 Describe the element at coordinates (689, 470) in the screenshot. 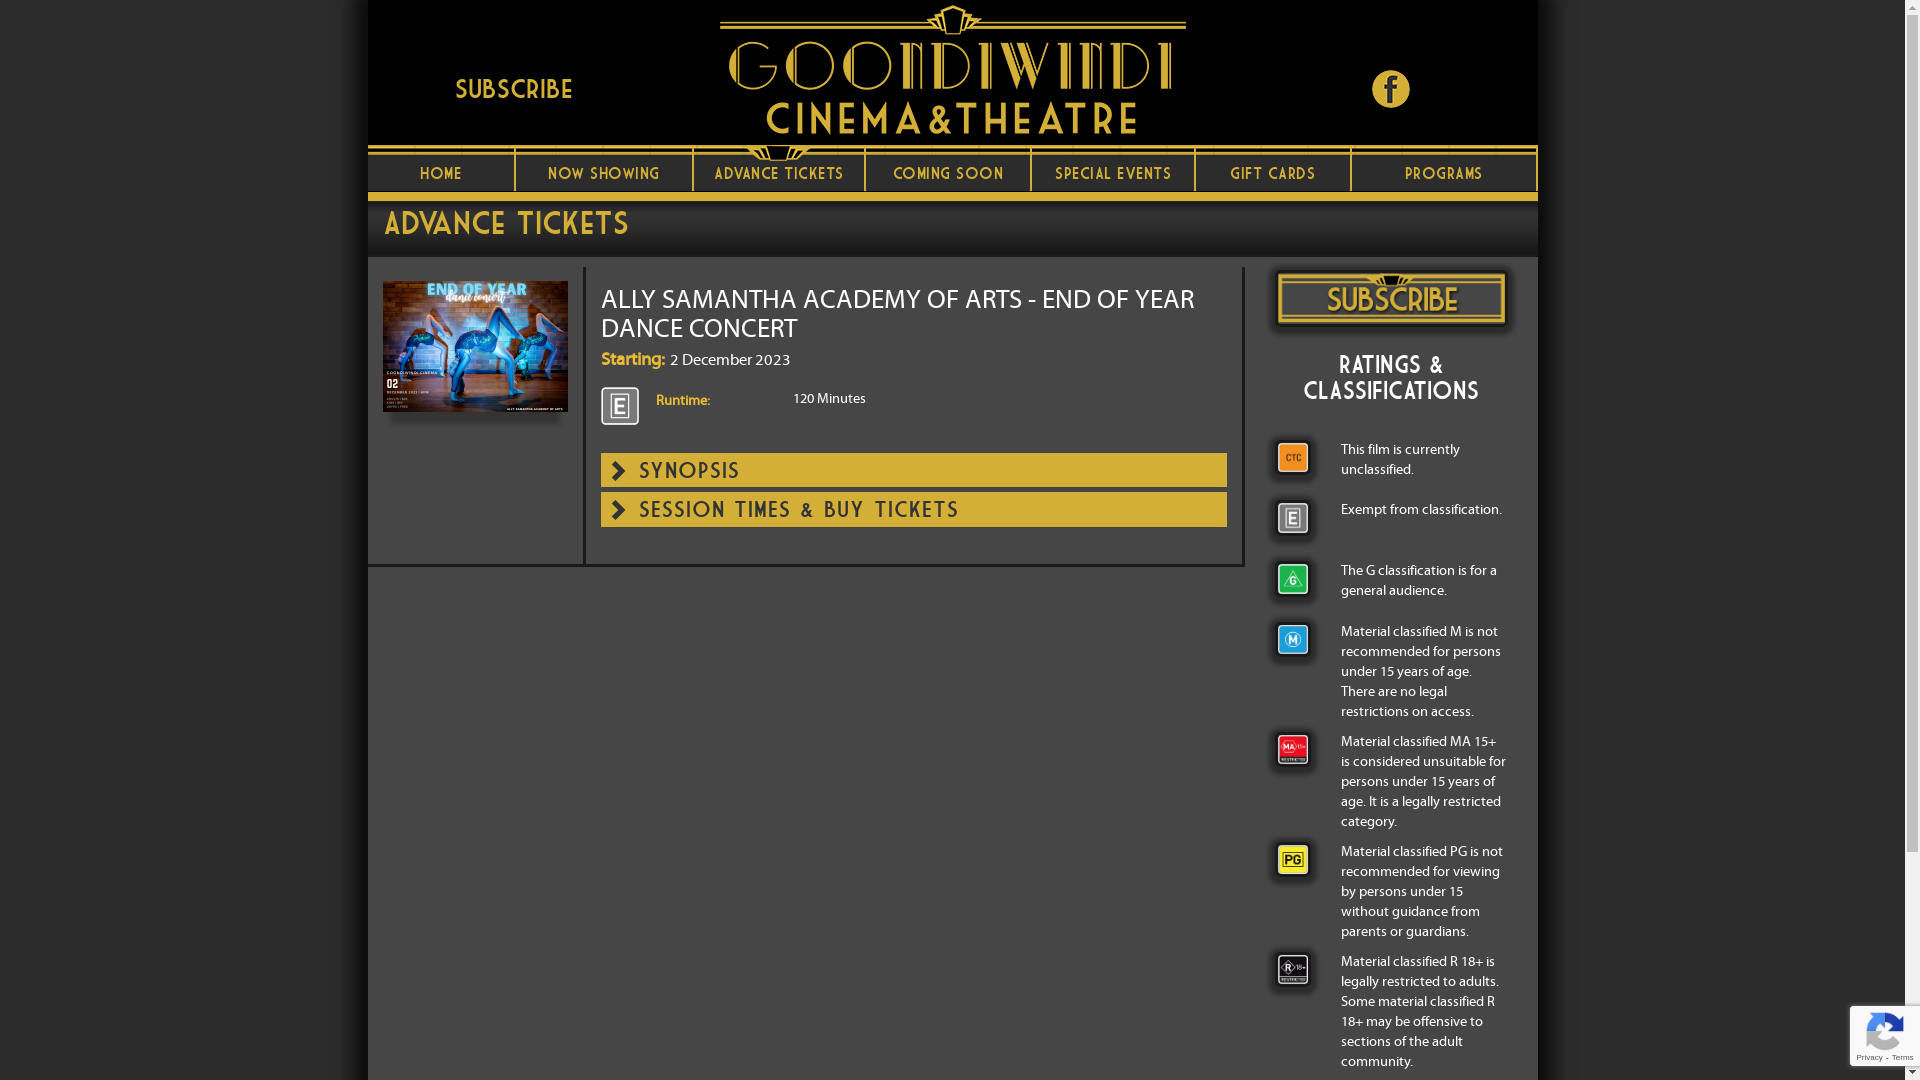

I see `'SYNOPSIS'` at that location.